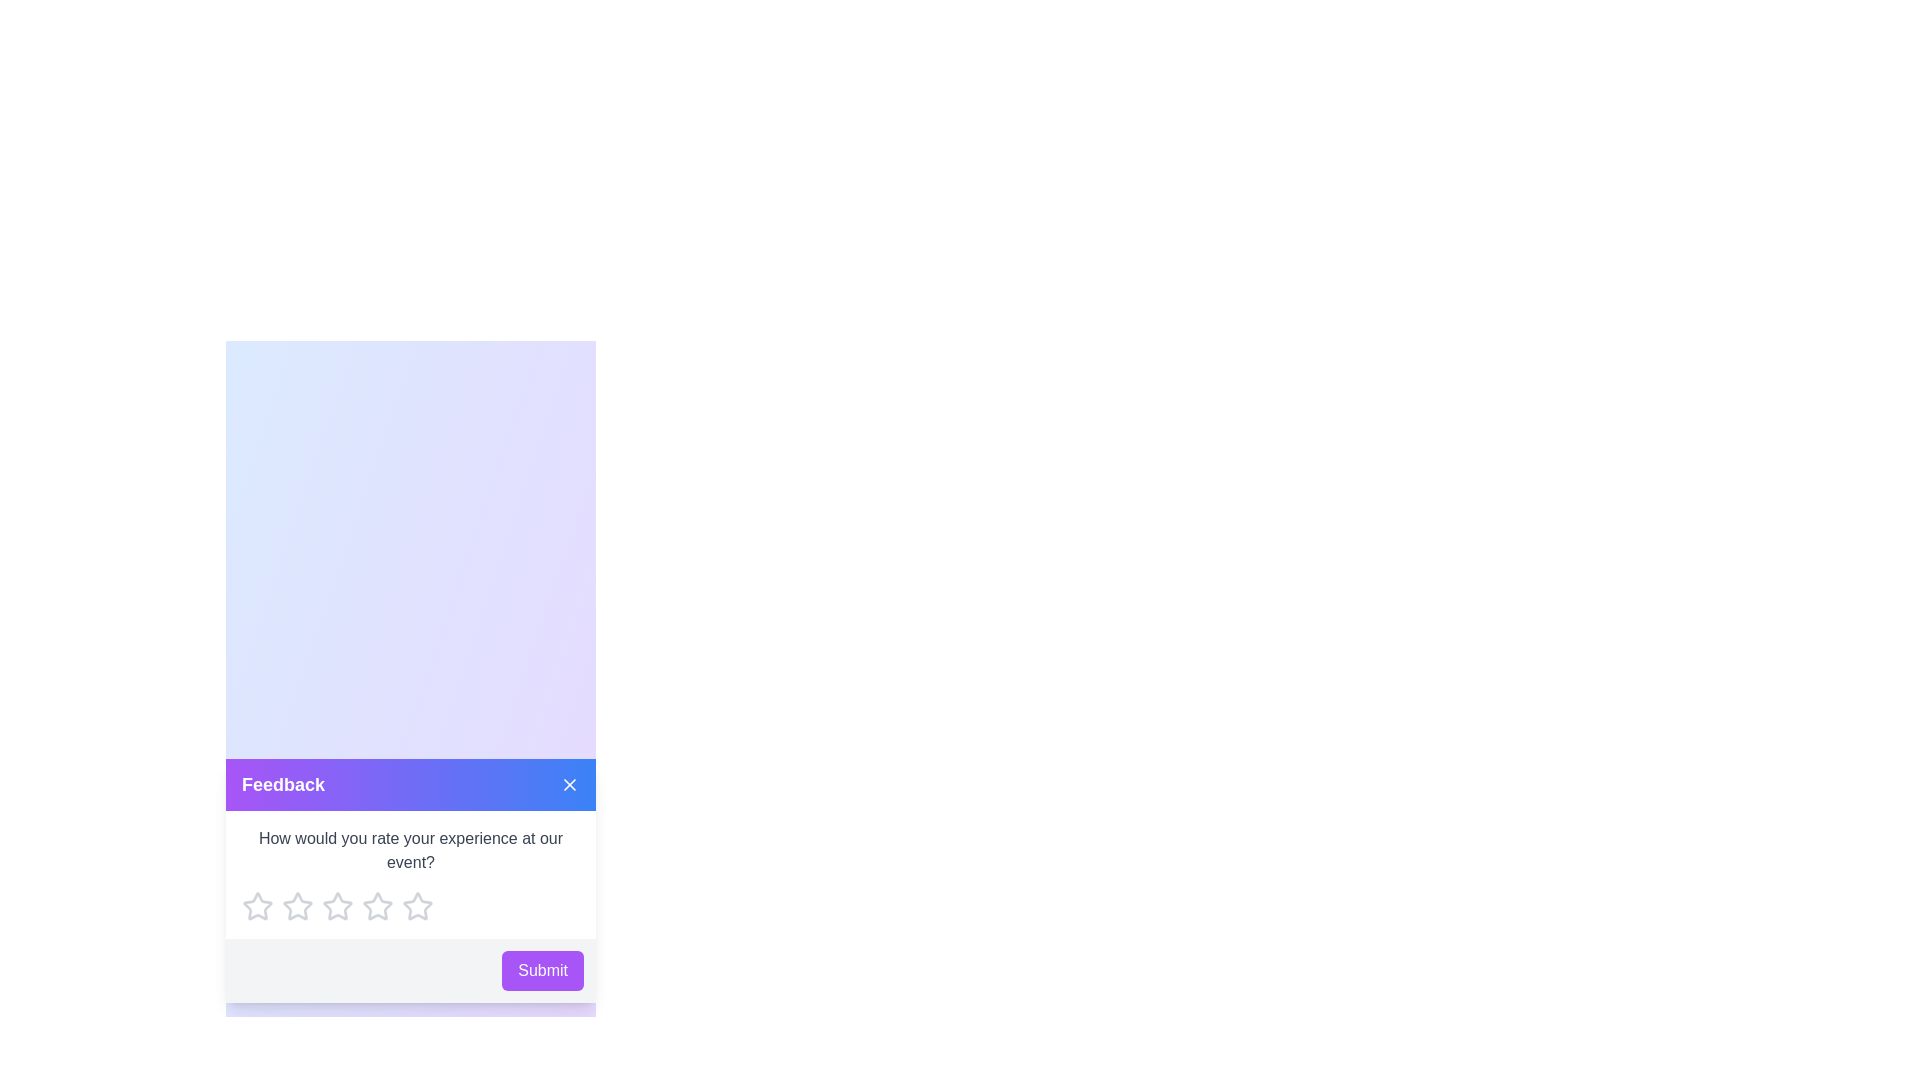 Image resolution: width=1920 pixels, height=1080 pixels. What do you see at coordinates (569, 784) in the screenshot?
I see `the small graphical 'X' icon in the top-right corner of the blue header section labeled 'Feedback'` at bounding box center [569, 784].